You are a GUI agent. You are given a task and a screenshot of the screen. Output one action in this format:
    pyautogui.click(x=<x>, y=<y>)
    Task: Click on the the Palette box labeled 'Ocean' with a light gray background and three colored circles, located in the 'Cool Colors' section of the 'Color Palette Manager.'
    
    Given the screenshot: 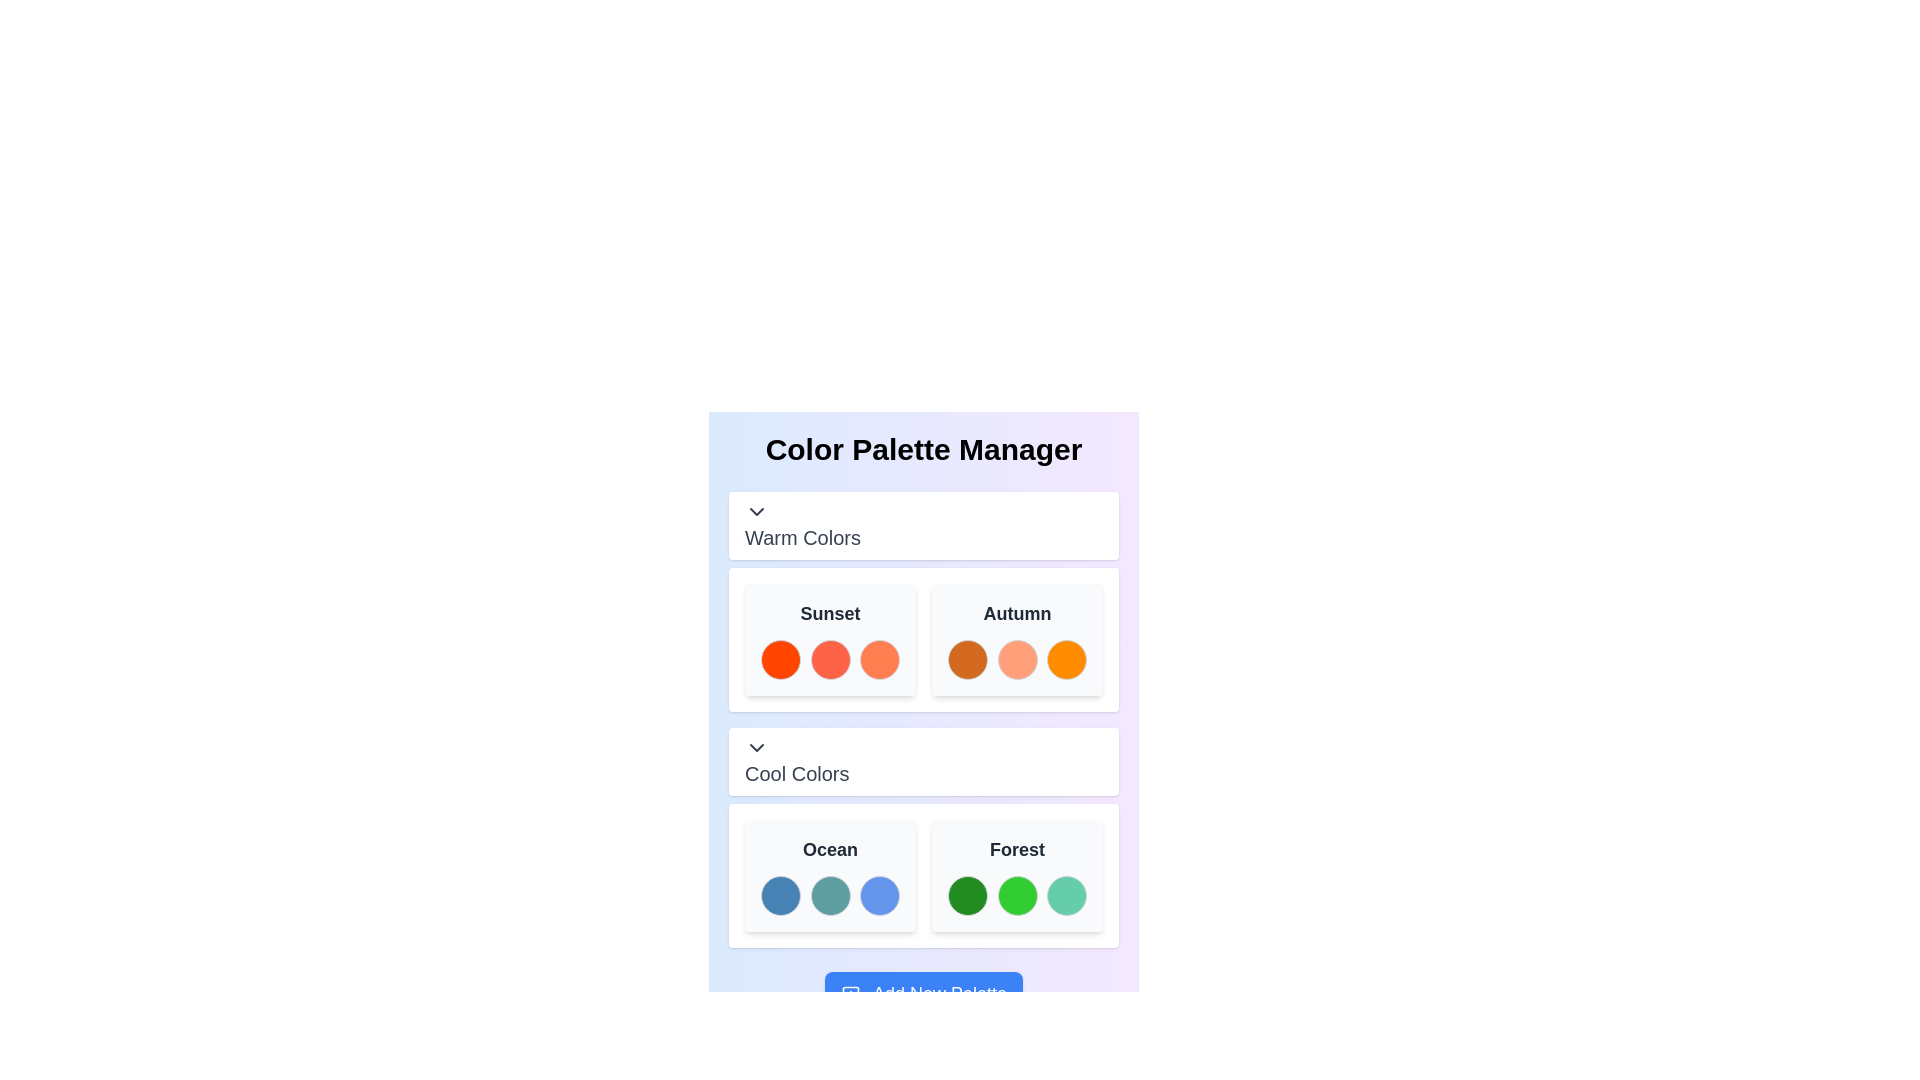 What is the action you would take?
    pyautogui.click(x=830, y=874)
    